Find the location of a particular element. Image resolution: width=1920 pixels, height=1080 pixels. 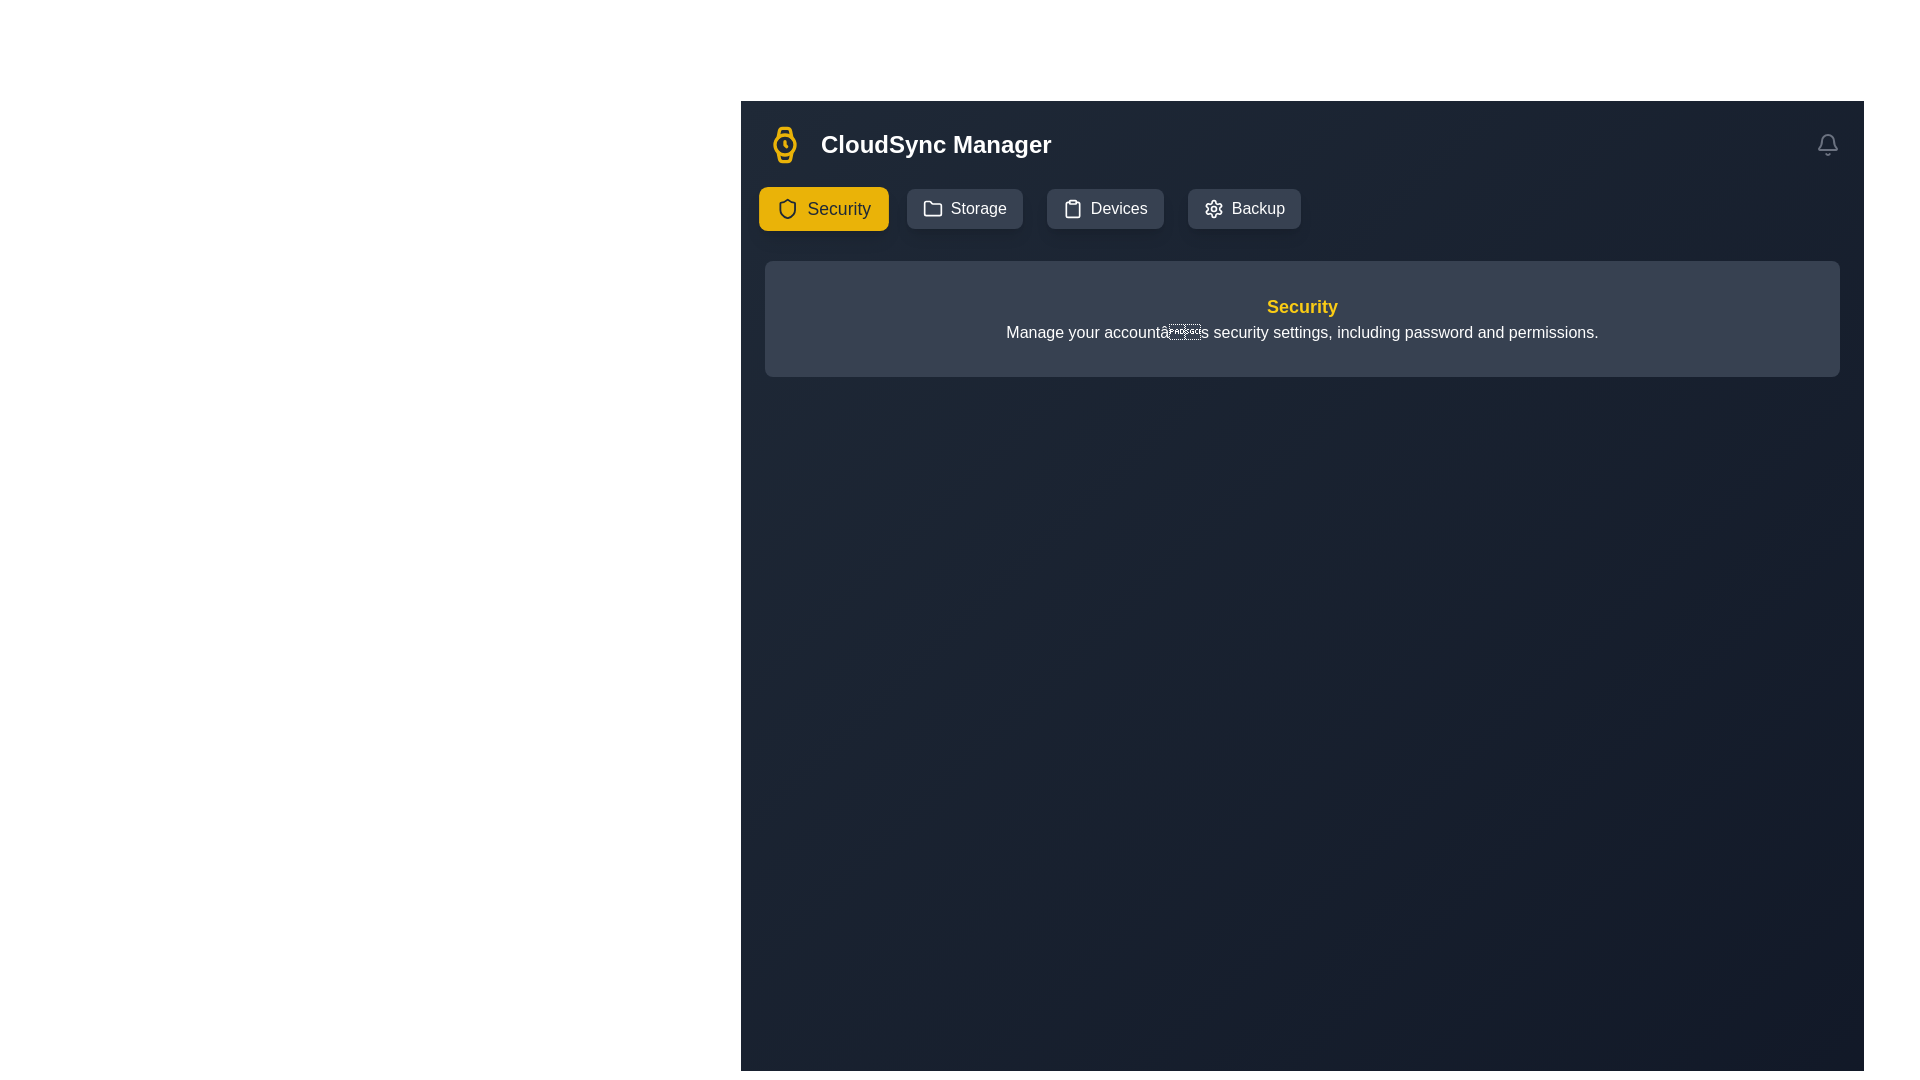

the 'Devices' button, which is the third button in a series of four buttons labeled 'Security', 'Storage', 'Devices', and 'Backup' is located at coordinates (1104, 208).